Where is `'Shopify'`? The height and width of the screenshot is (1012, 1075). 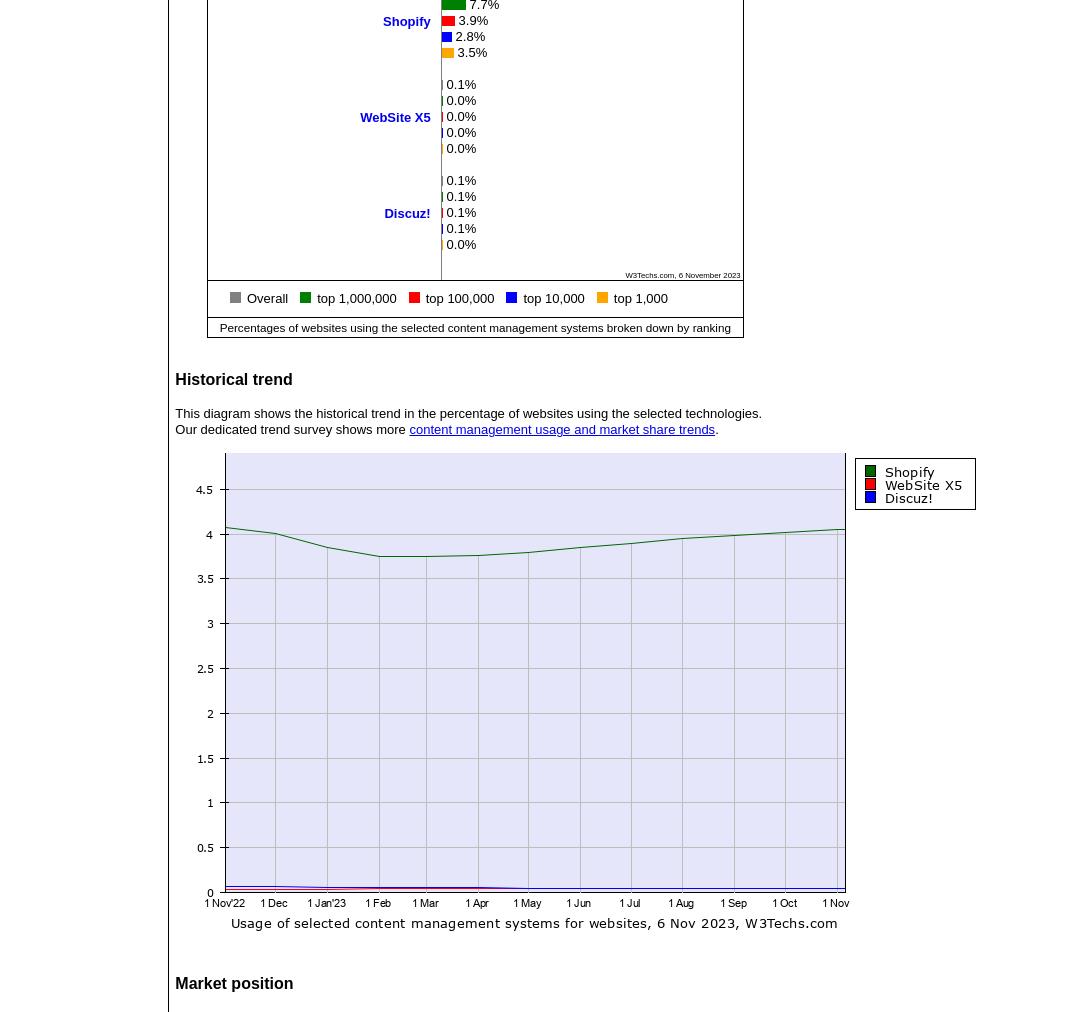
'Shopify' is located at coordinates (405, 19).